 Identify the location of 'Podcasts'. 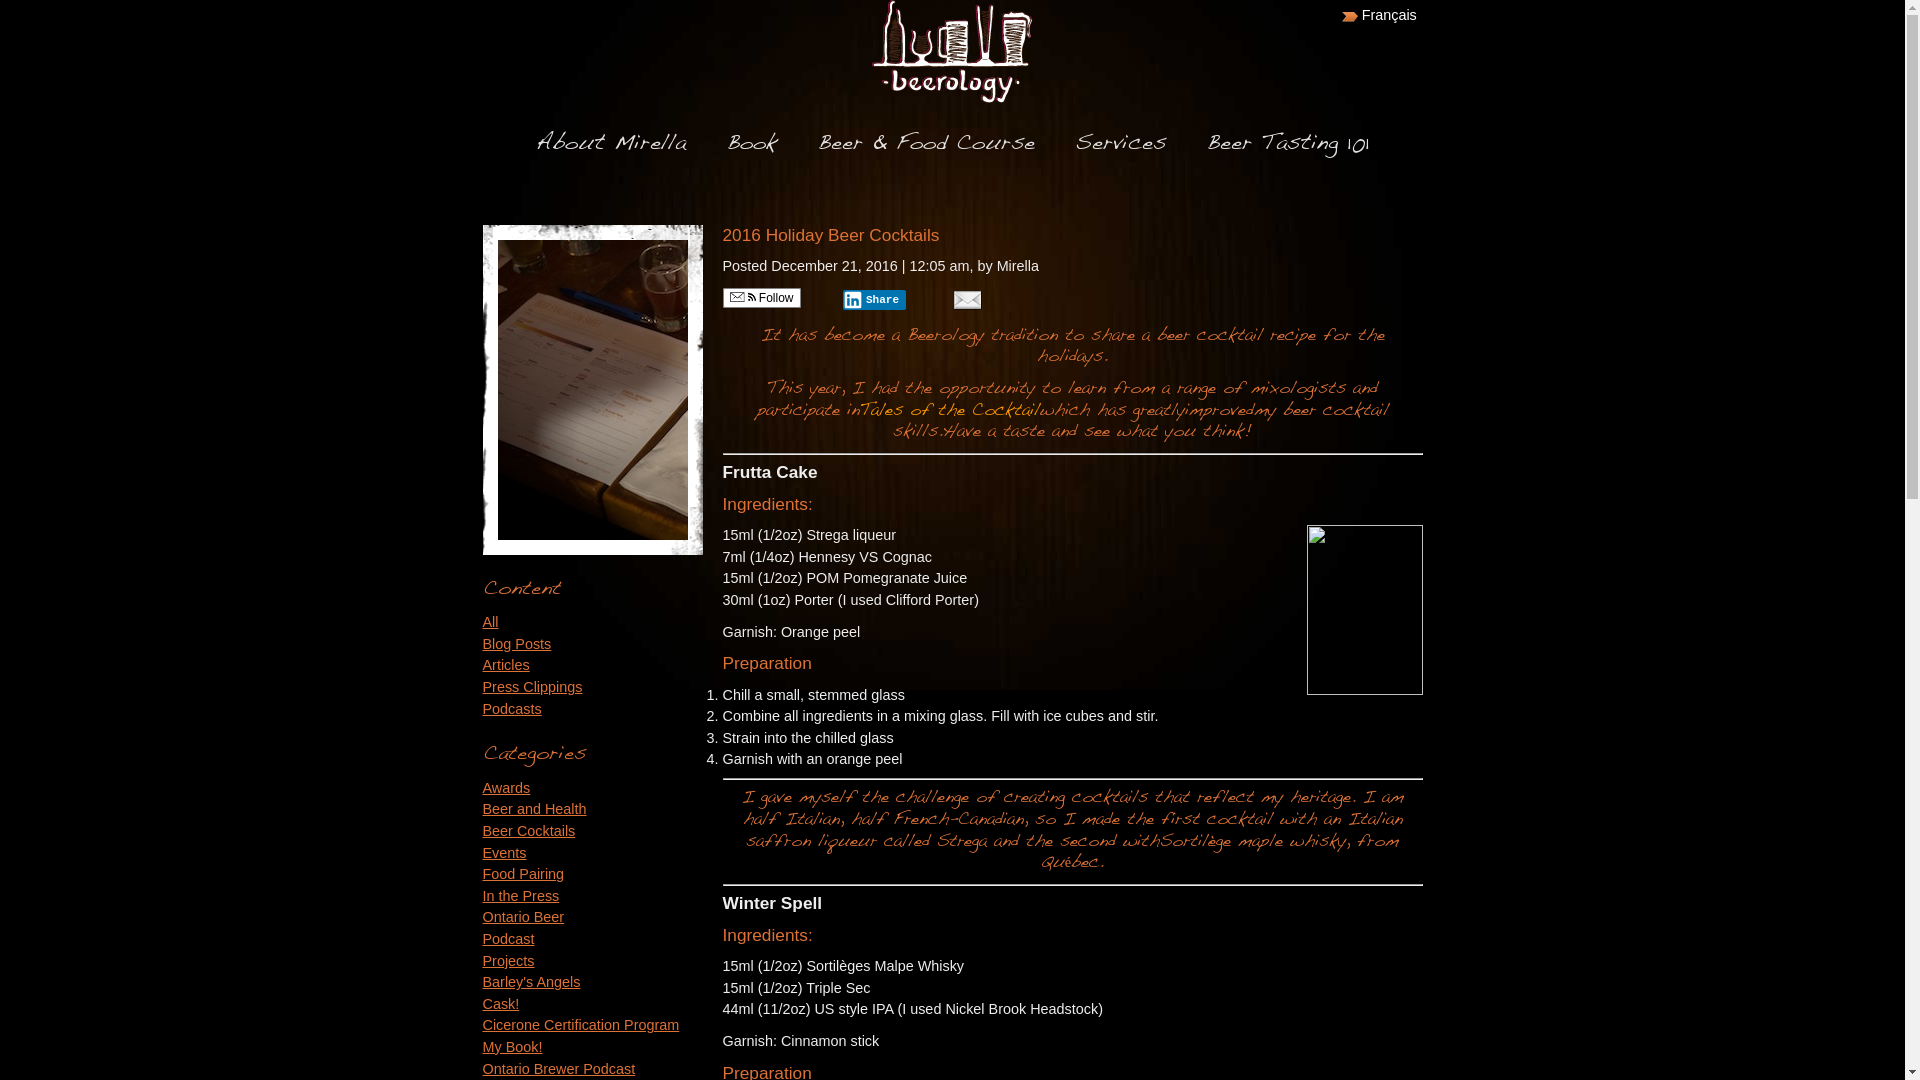
(511, 708).